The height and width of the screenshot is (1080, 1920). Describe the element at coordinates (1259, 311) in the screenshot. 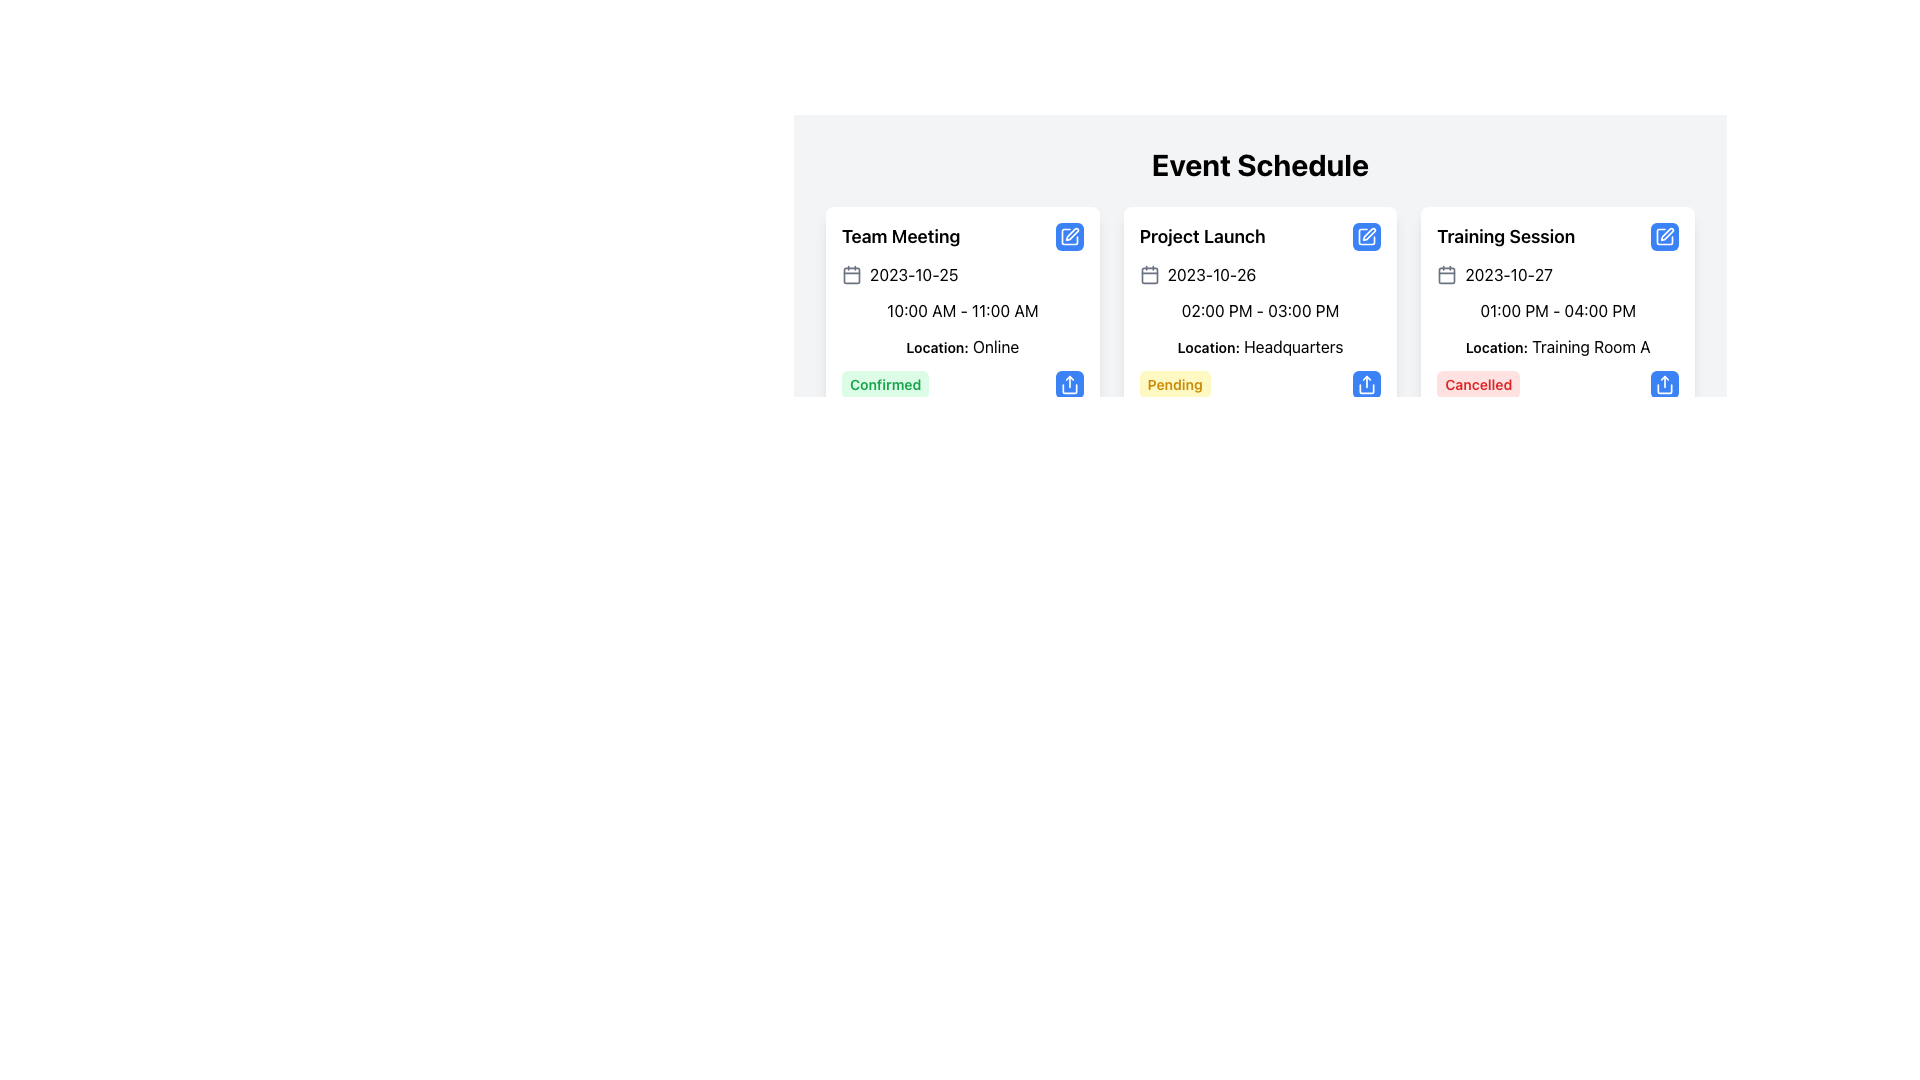

I see `the Text label displaying the event duration located in the 'Project Launch' card under the 'Event Schedule' heading, positioned between '2023-10-26' and 'Location: Headquarters' for context` at that location.